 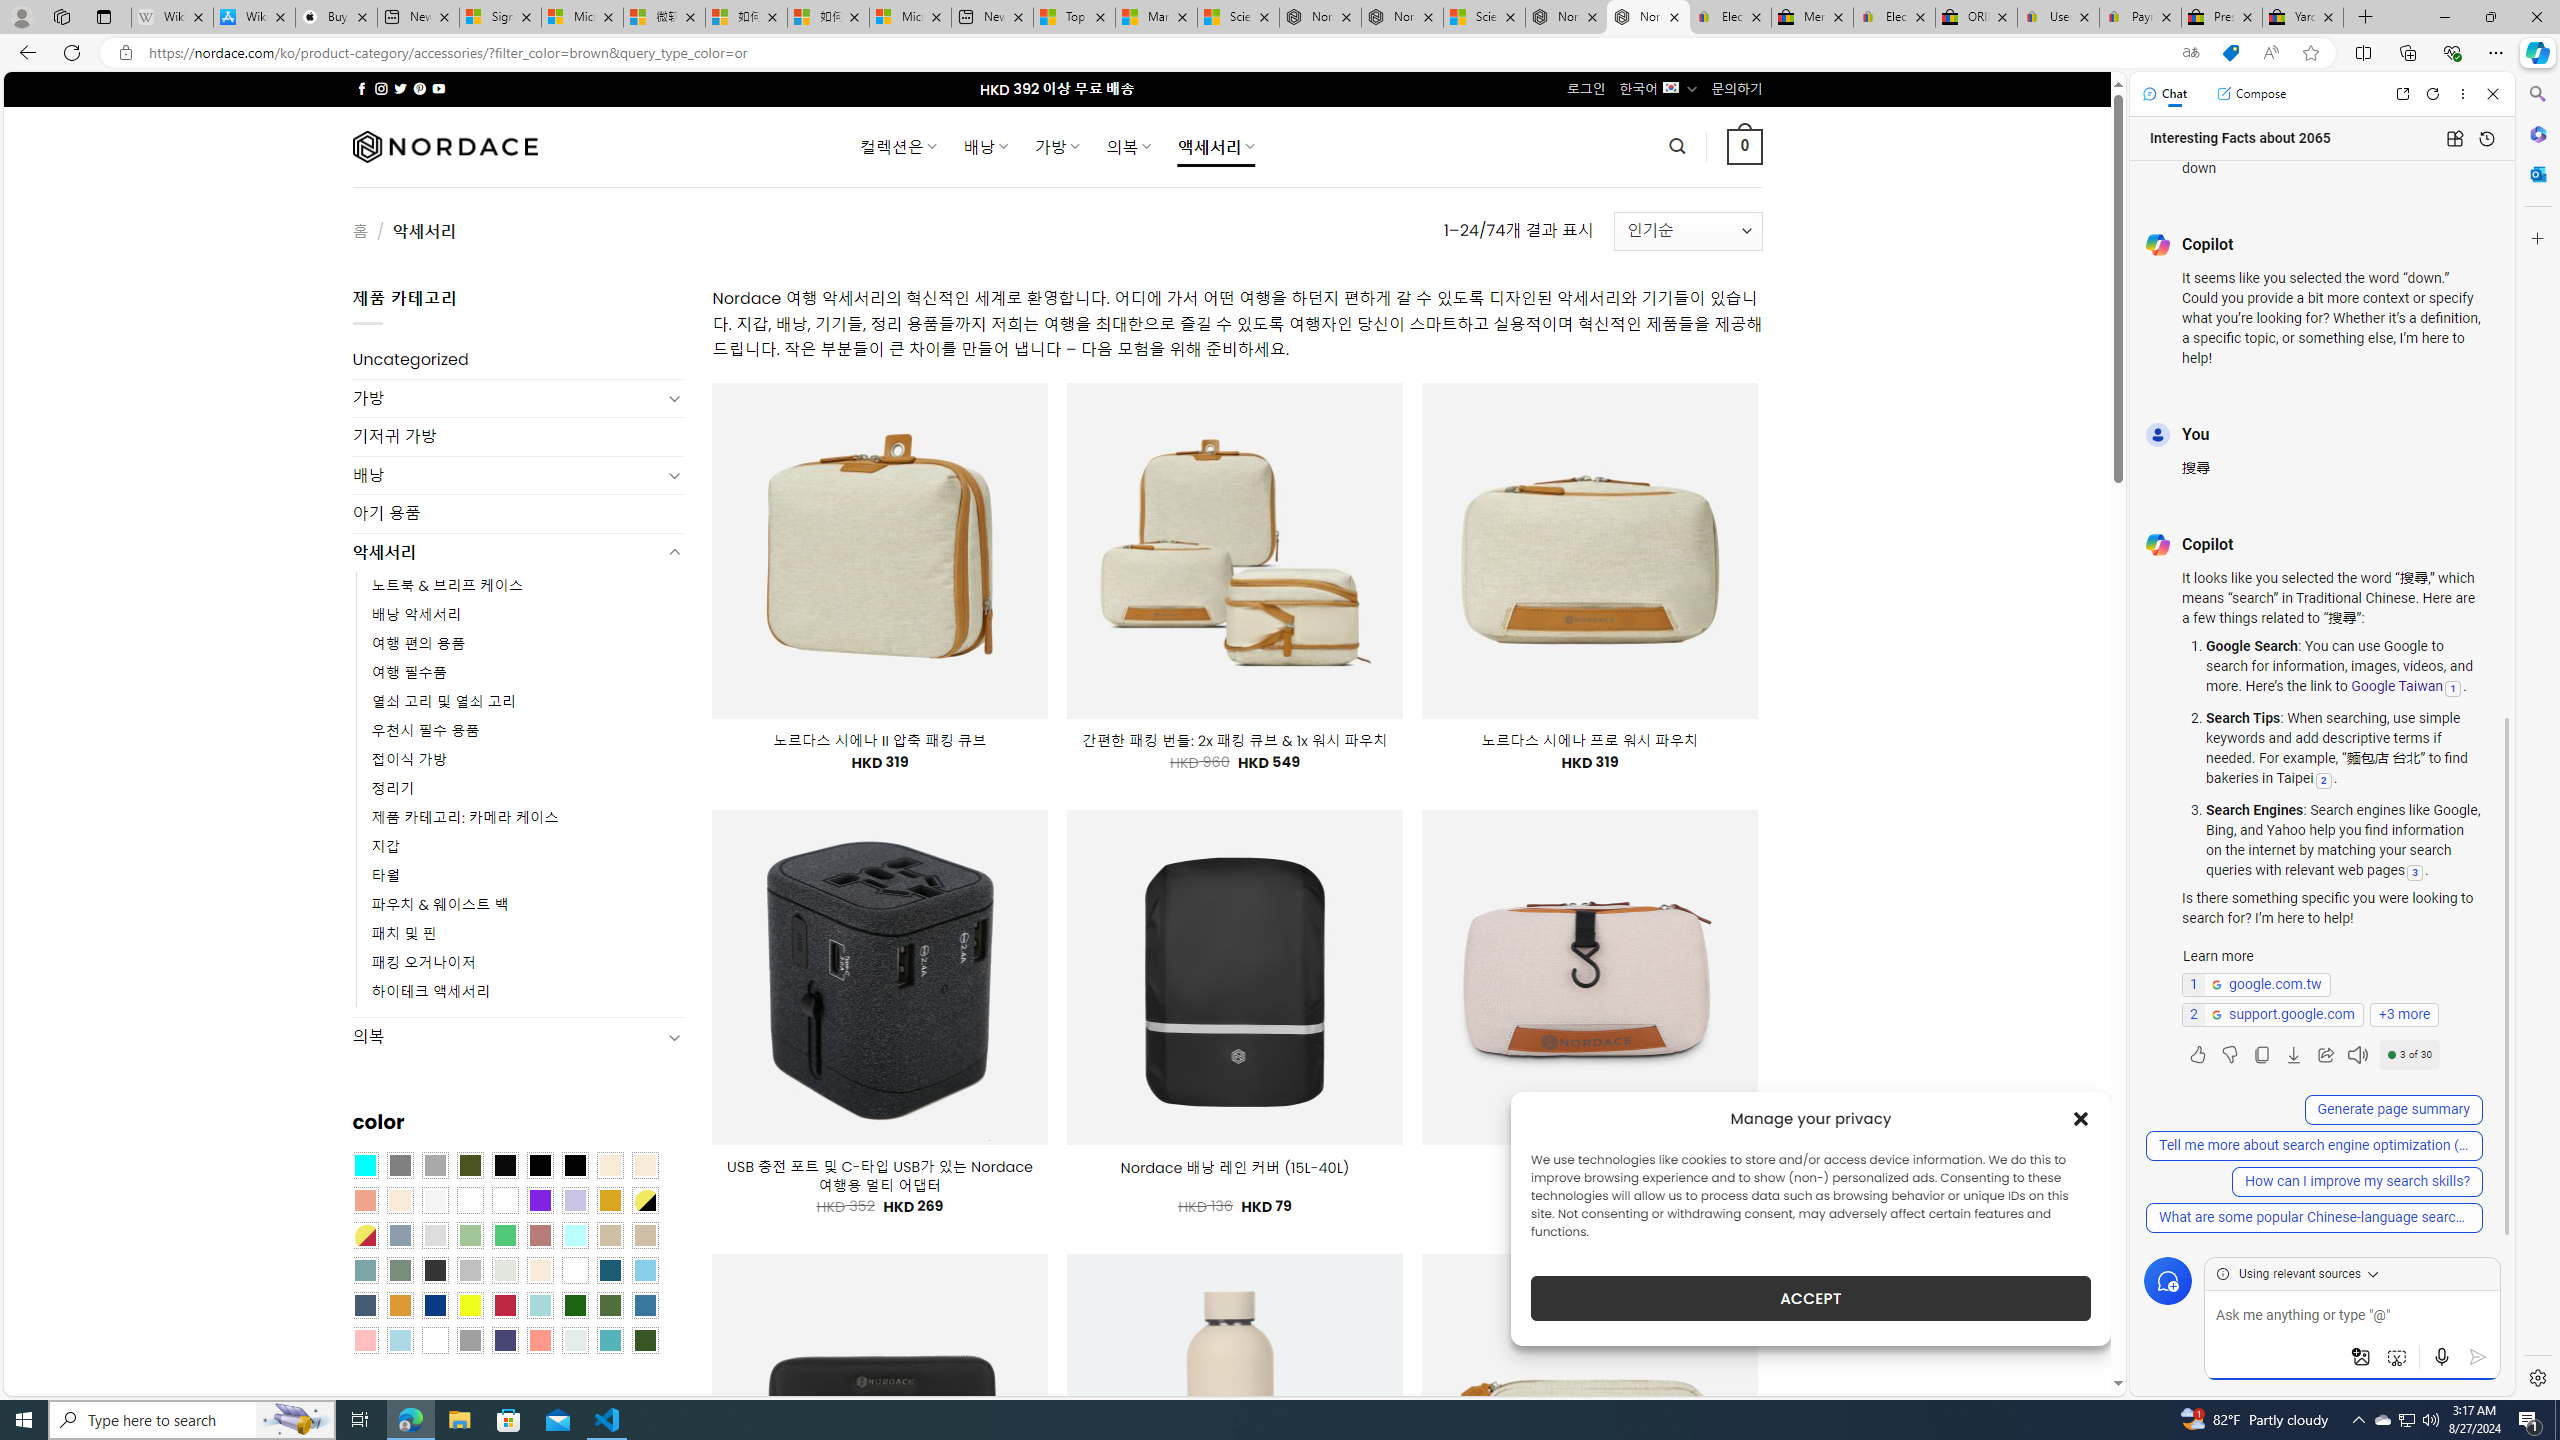 What do you see at coordinates (417, 88) in the screenshot?
I see `'Follow on Pinterest'` at bounding box center [417, 88].